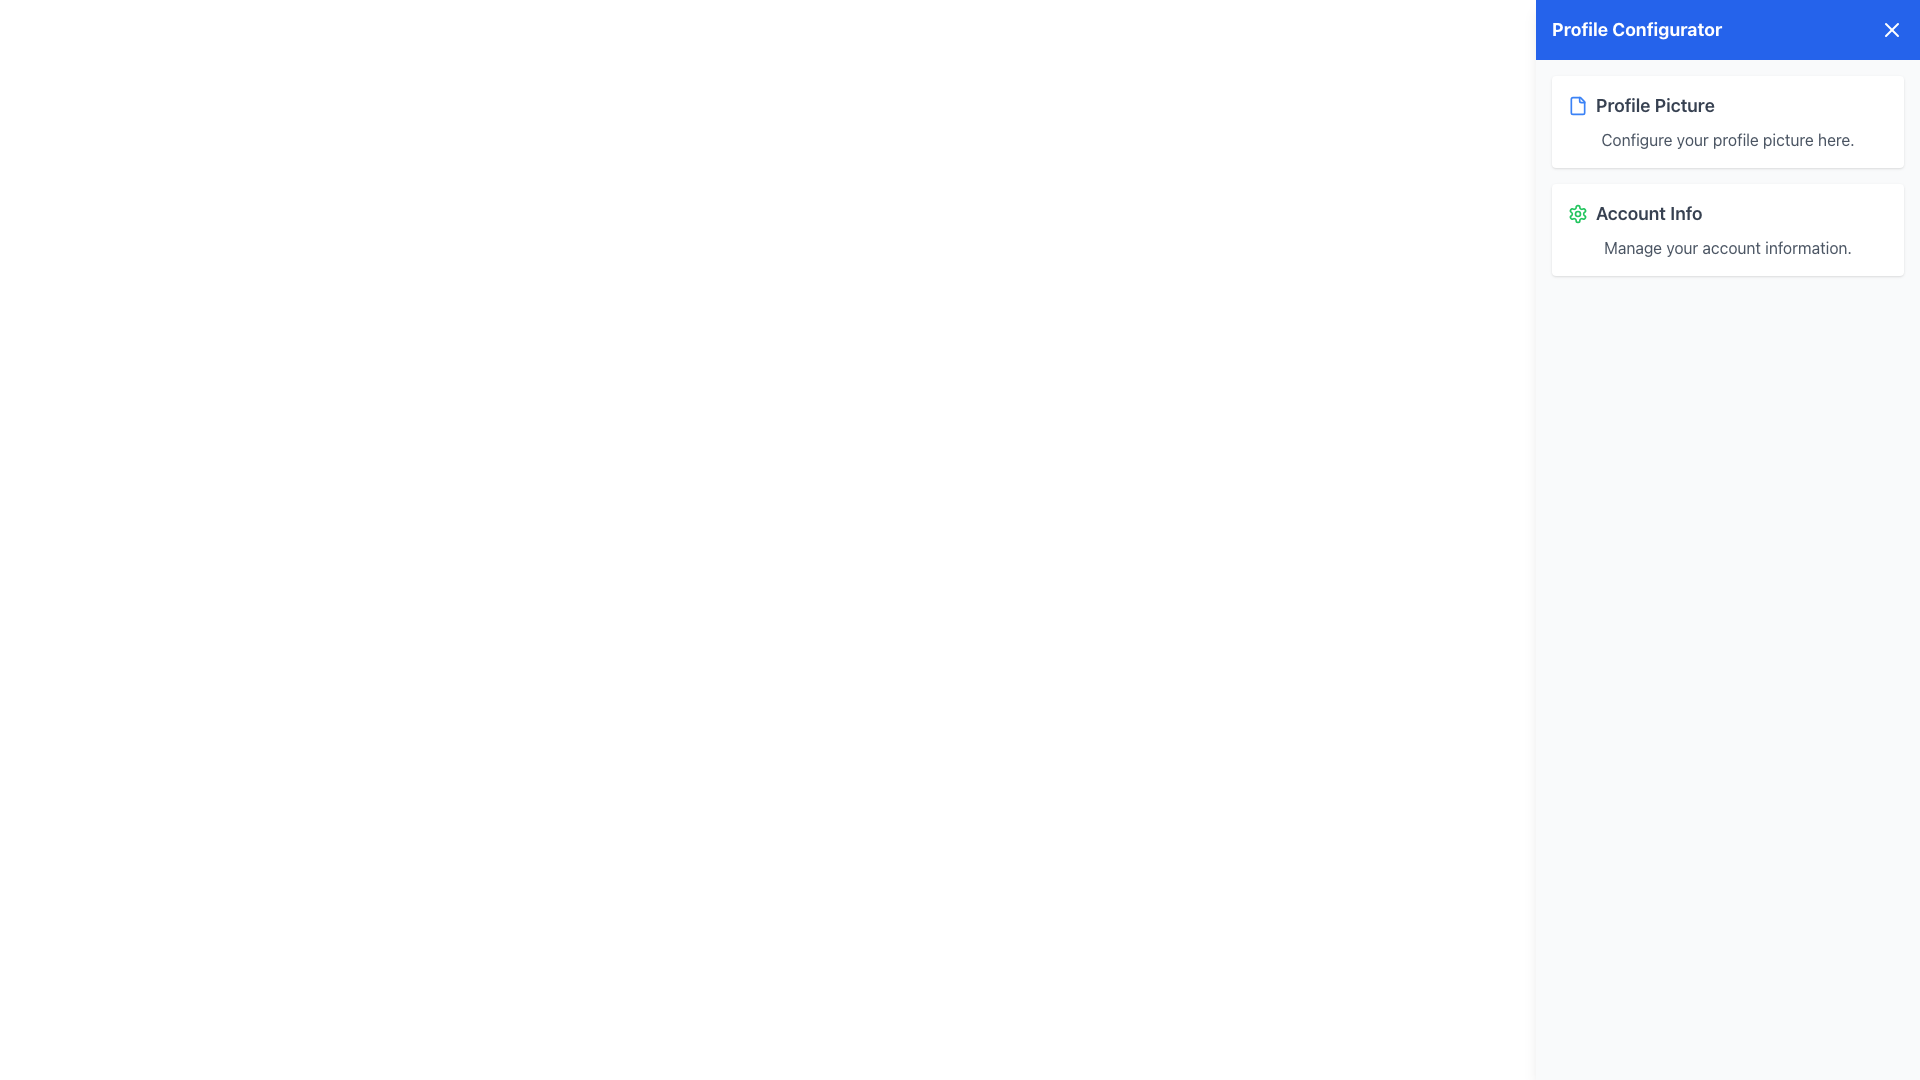 The height and width of the screenshot is (1080, 1920). What do you see at coordinates (1890, 30) in the screenshot?
I see `the close button located at the top-right corner of the 'Profile Configurator' header` at bounding box center [1890, 30].